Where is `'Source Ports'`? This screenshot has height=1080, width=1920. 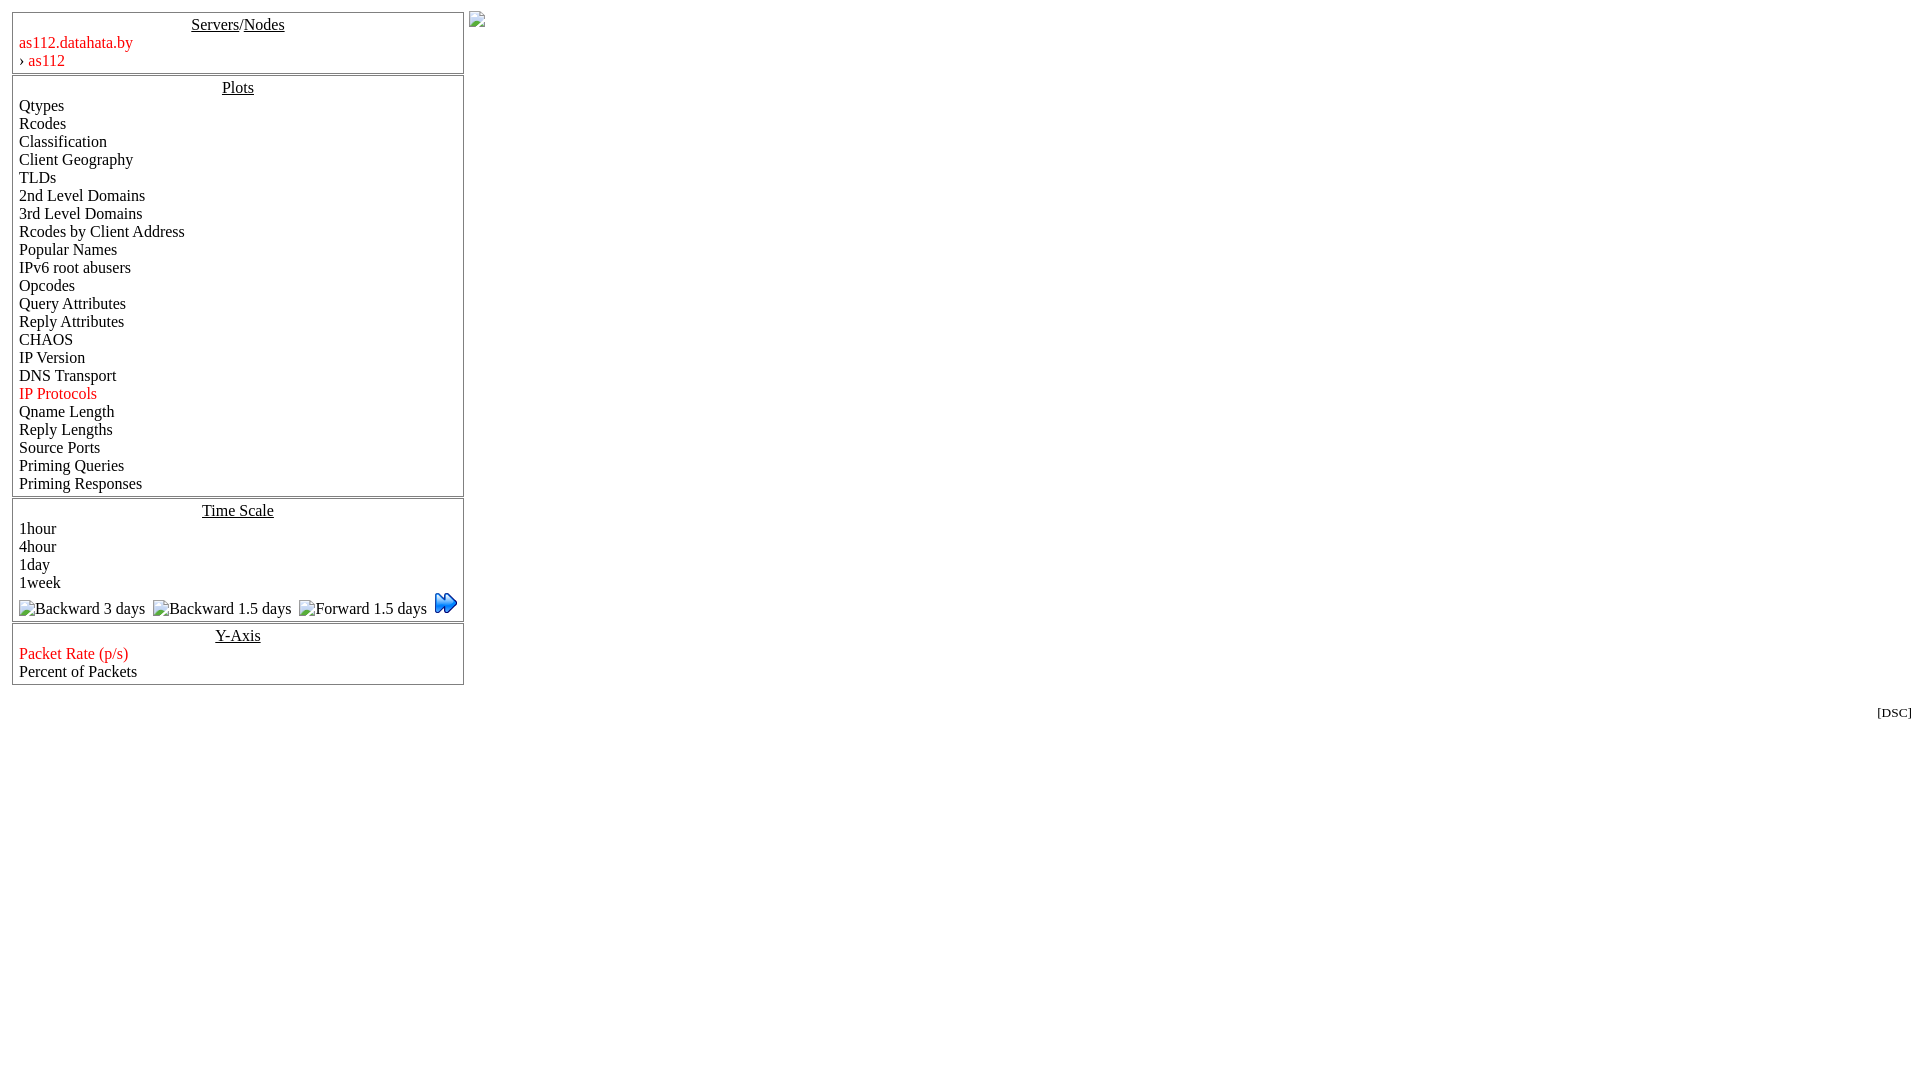
'Source Ports' is located at coordinates (19, 446).